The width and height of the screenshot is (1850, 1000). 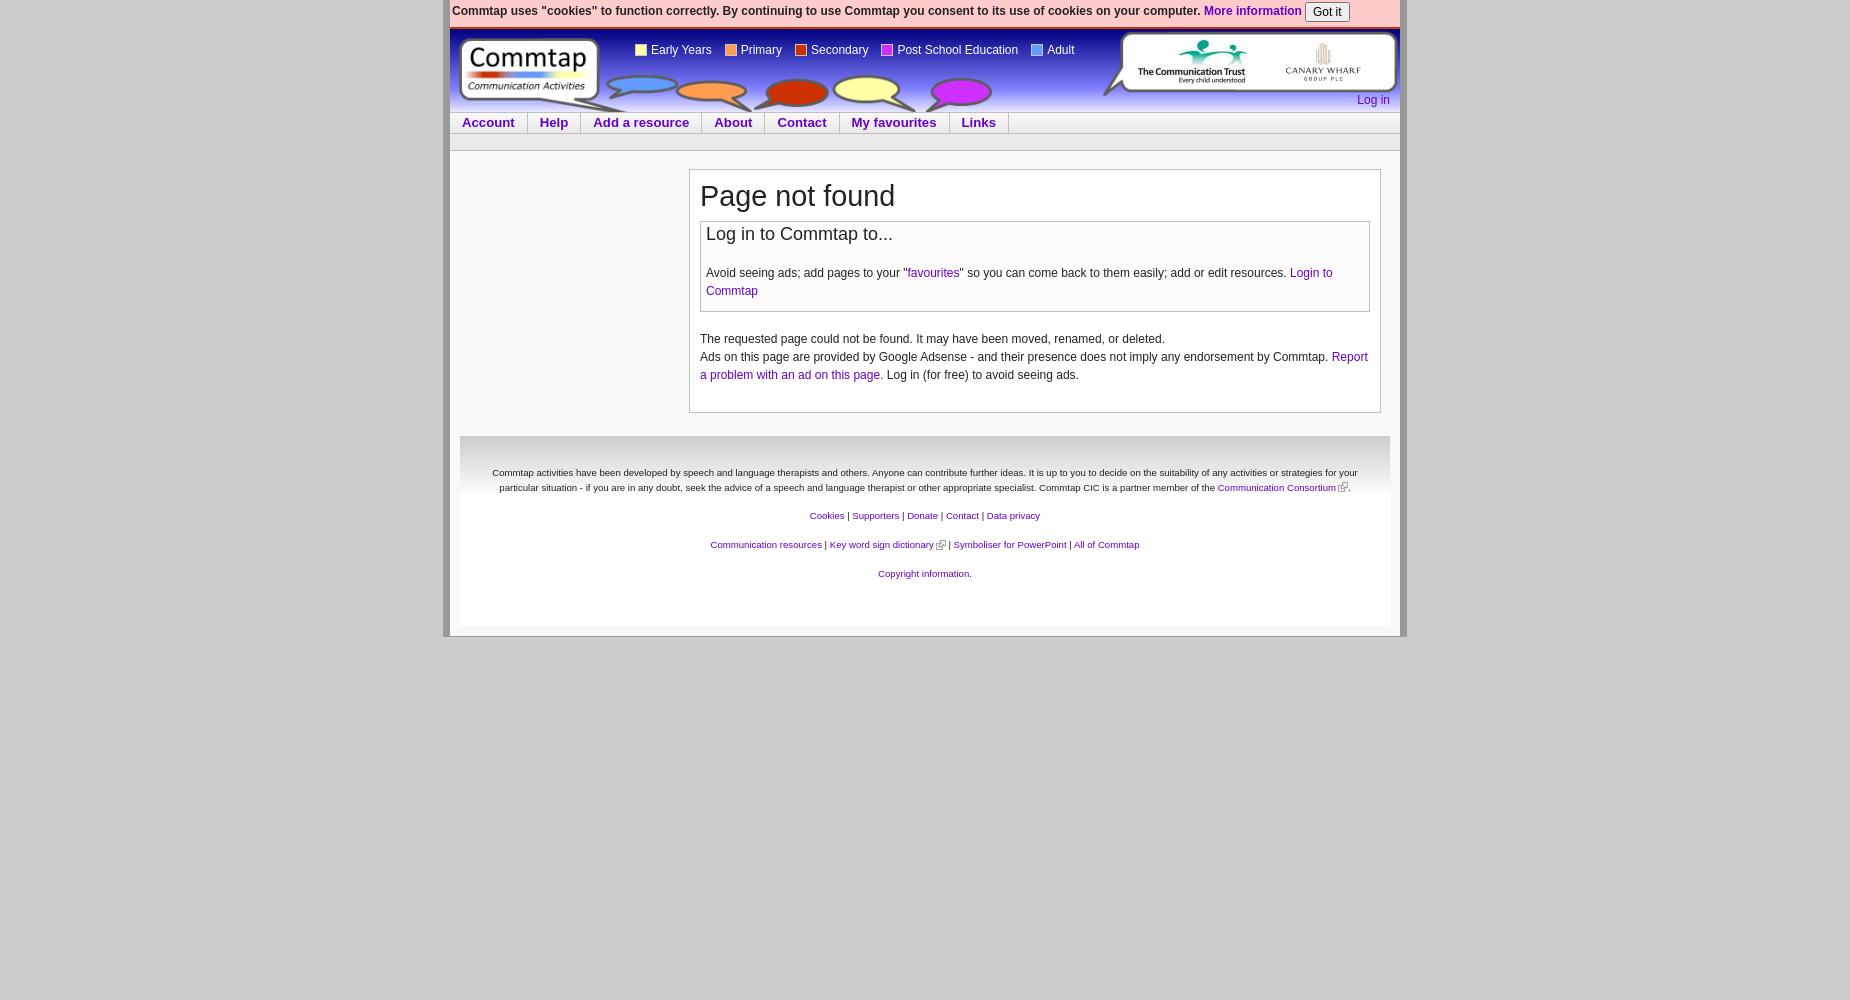 I want to click on 'Commtap uses "cookies" to function correctly. By continuing to use Commtap you consent to its use of cookies on your computer.', so click(x=450, y=11).